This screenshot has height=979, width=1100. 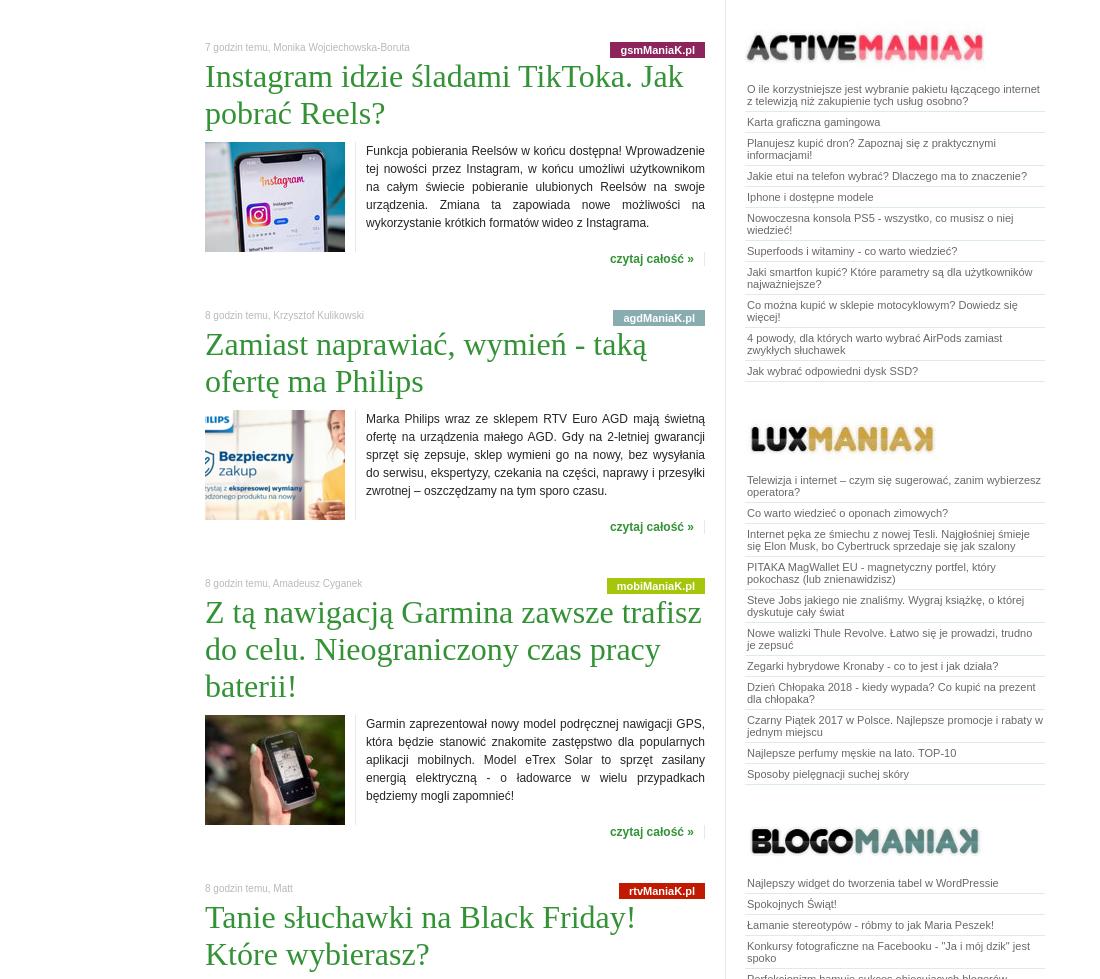 What do you see at coordinates (871, 665) in the screenshot?
I see `'Zegarki hybrydowe Kronaby - co to jest i jak działa?'` at bounding box center [871, 665].